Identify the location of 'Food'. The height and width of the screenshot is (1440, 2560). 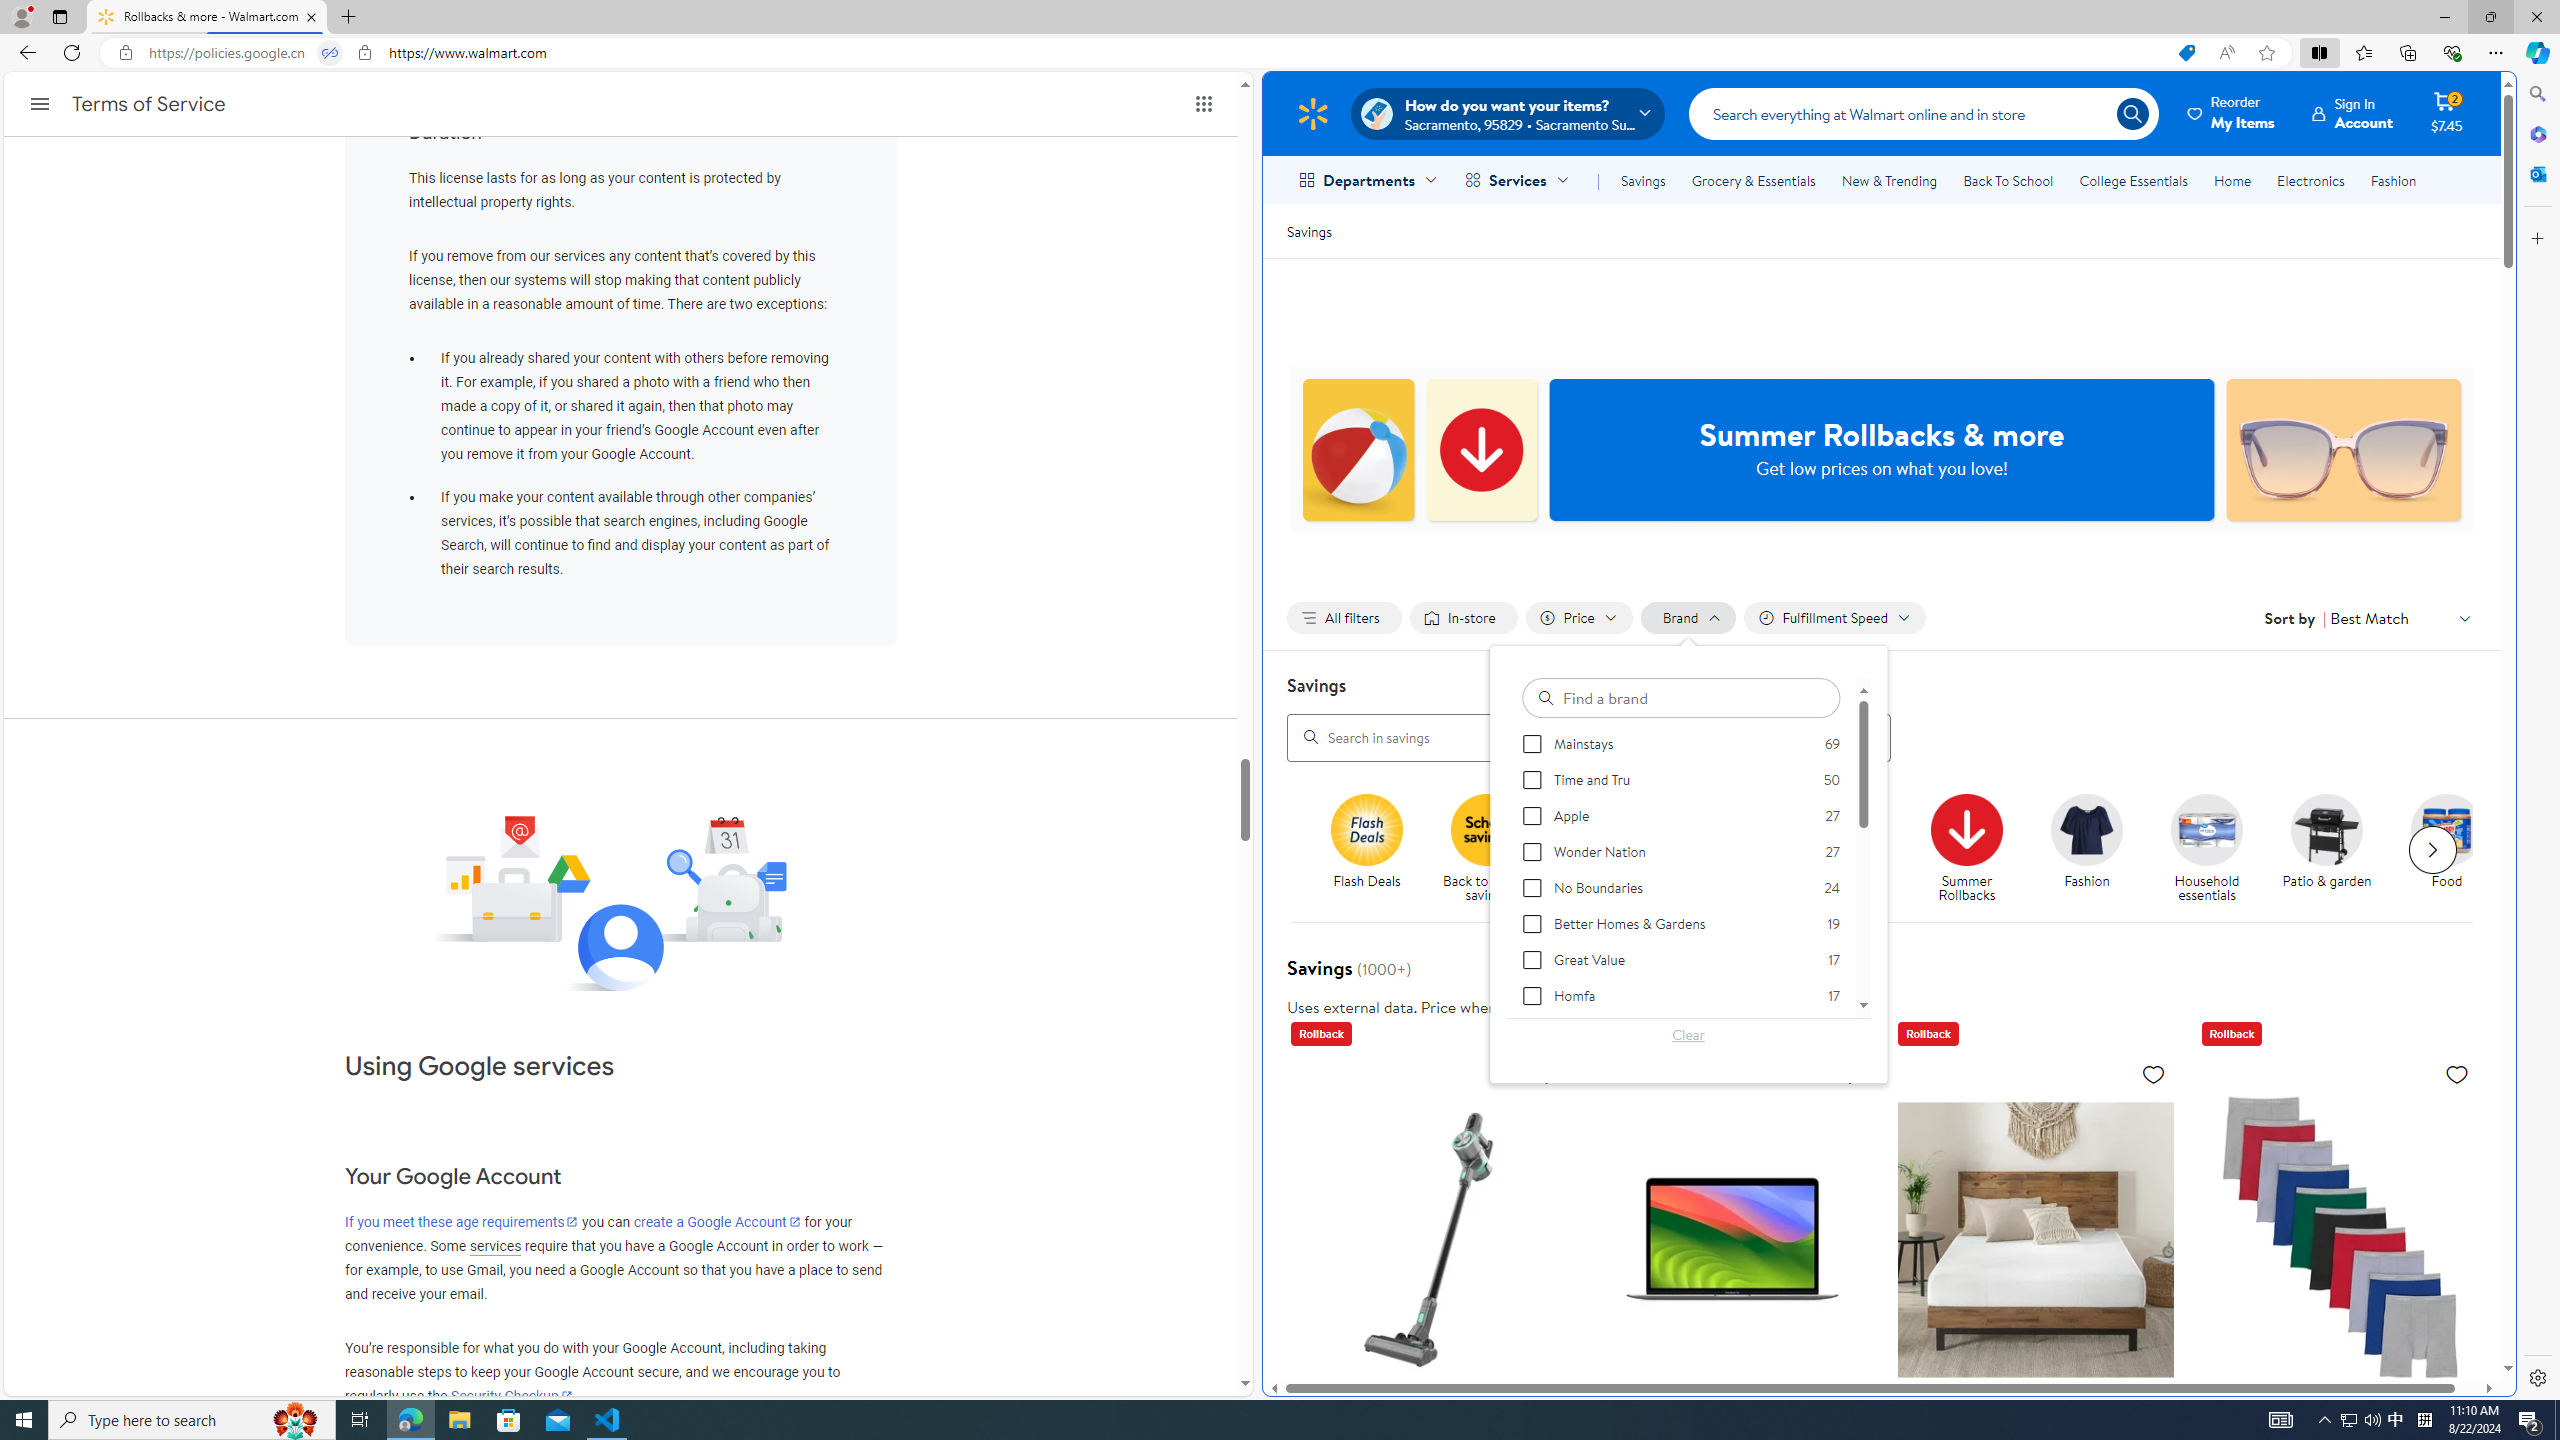
(2454, 849).